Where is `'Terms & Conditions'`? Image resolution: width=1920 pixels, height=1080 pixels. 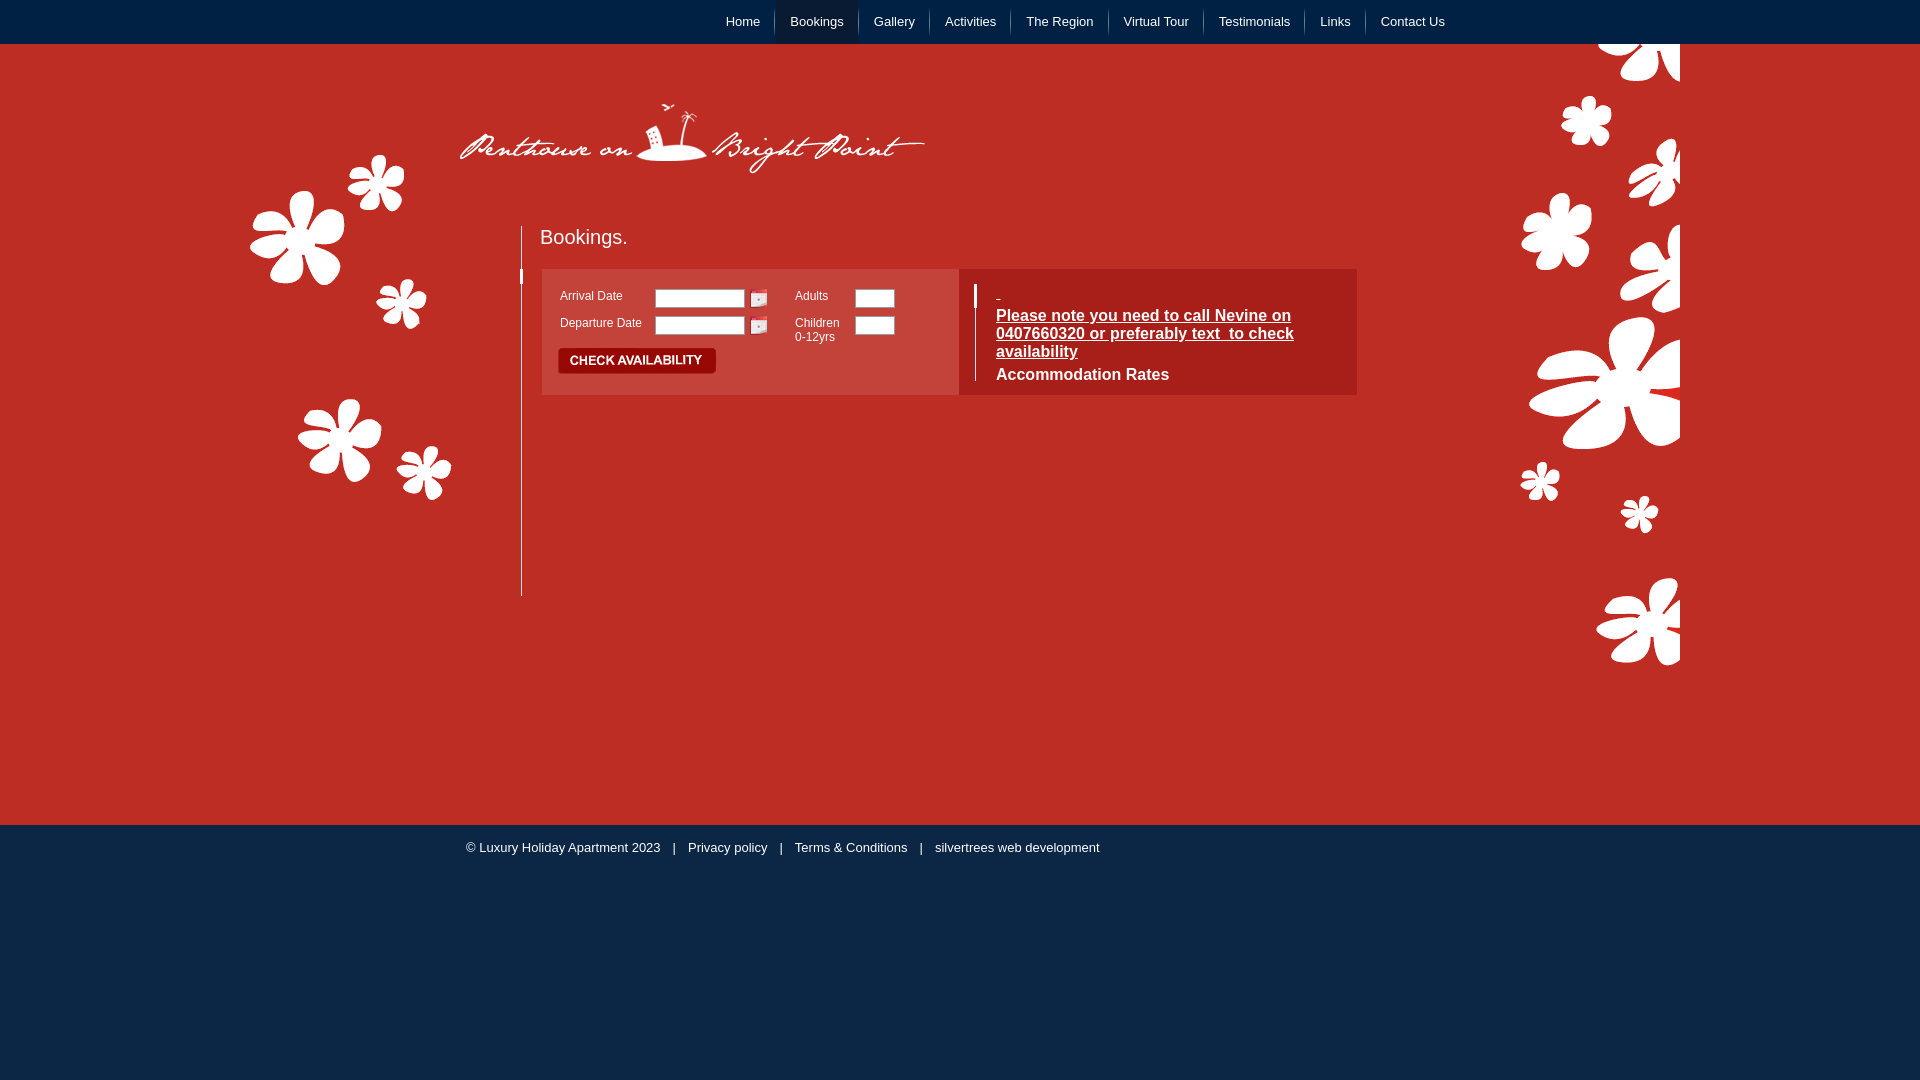 'Terms & Conditions' is located at coordinates (851, 847).